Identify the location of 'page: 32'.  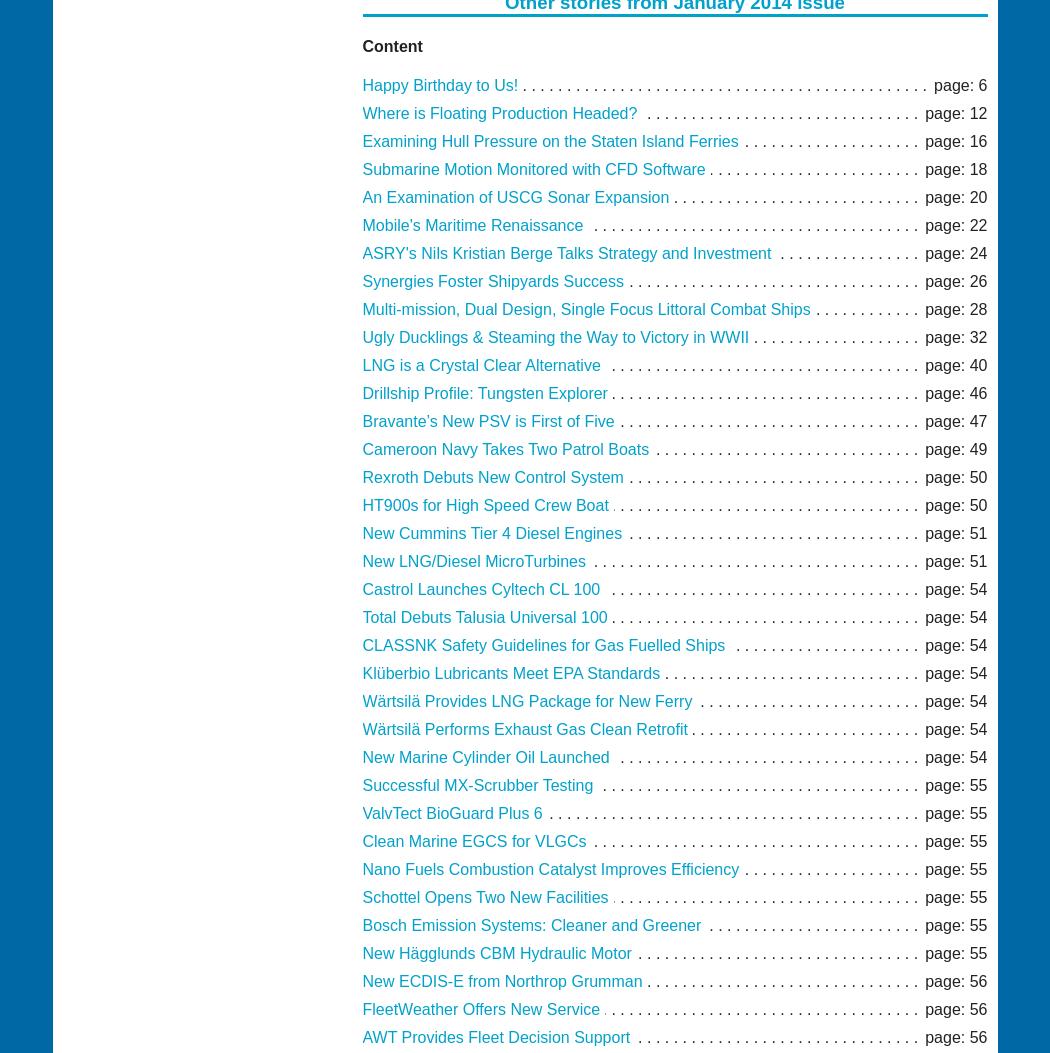
(925, 336).